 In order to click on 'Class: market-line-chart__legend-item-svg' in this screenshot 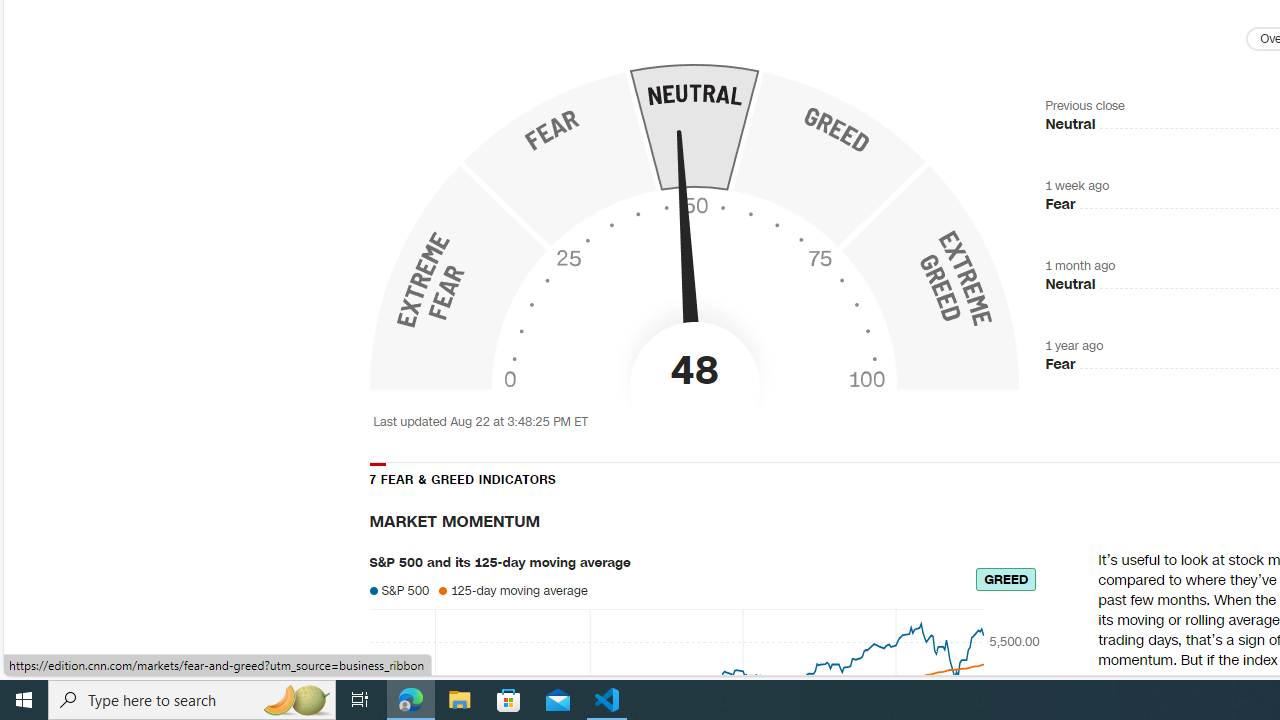, I will do `click(442, 589)`.